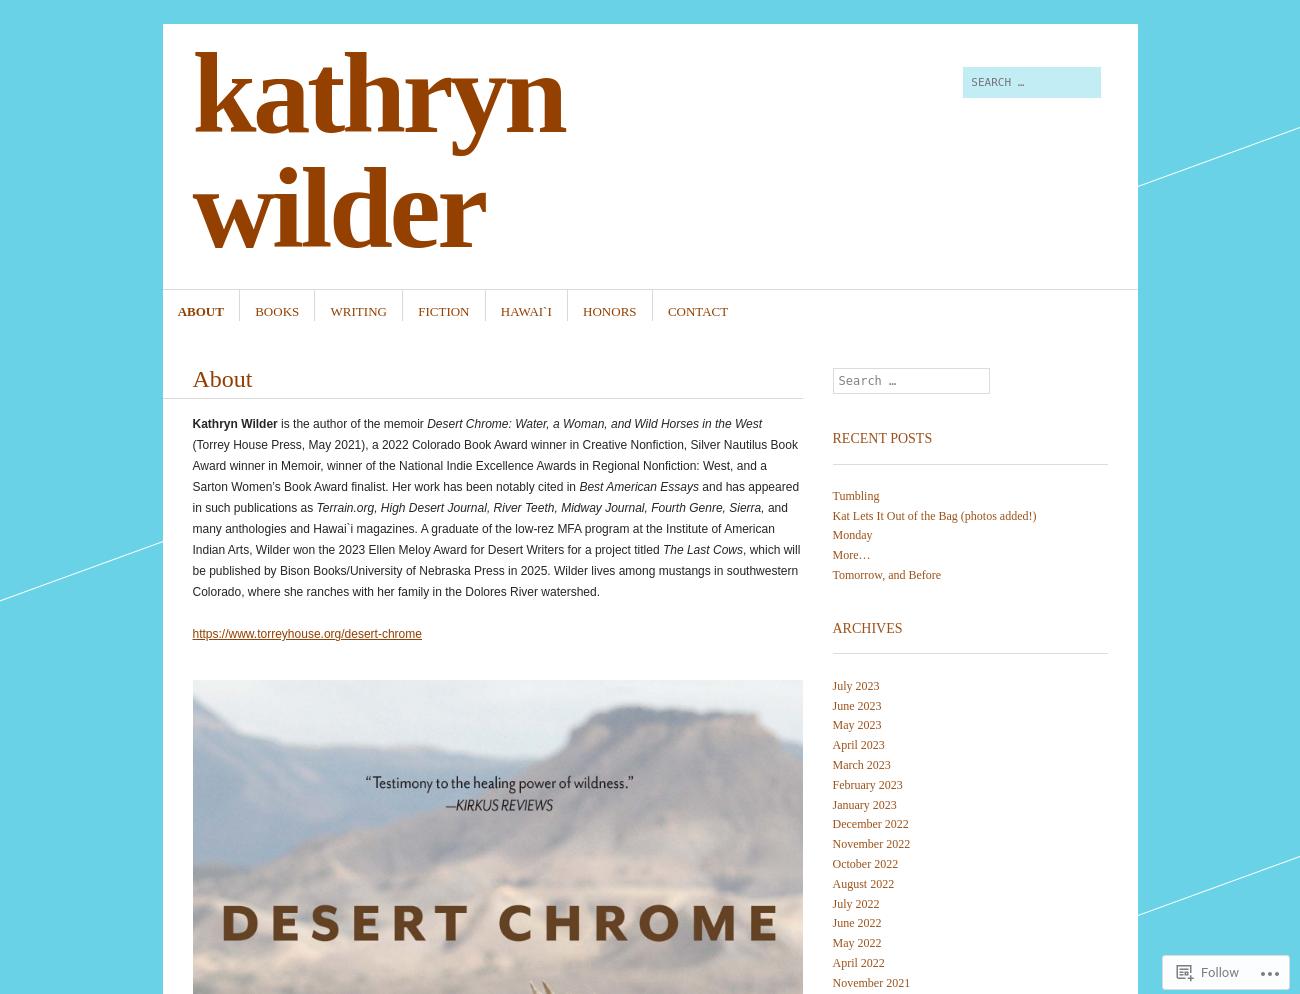  What do you see at coordinates (870, 980) in the screenshot?
I see `'November 2021'` at bounding box center [870, 980].